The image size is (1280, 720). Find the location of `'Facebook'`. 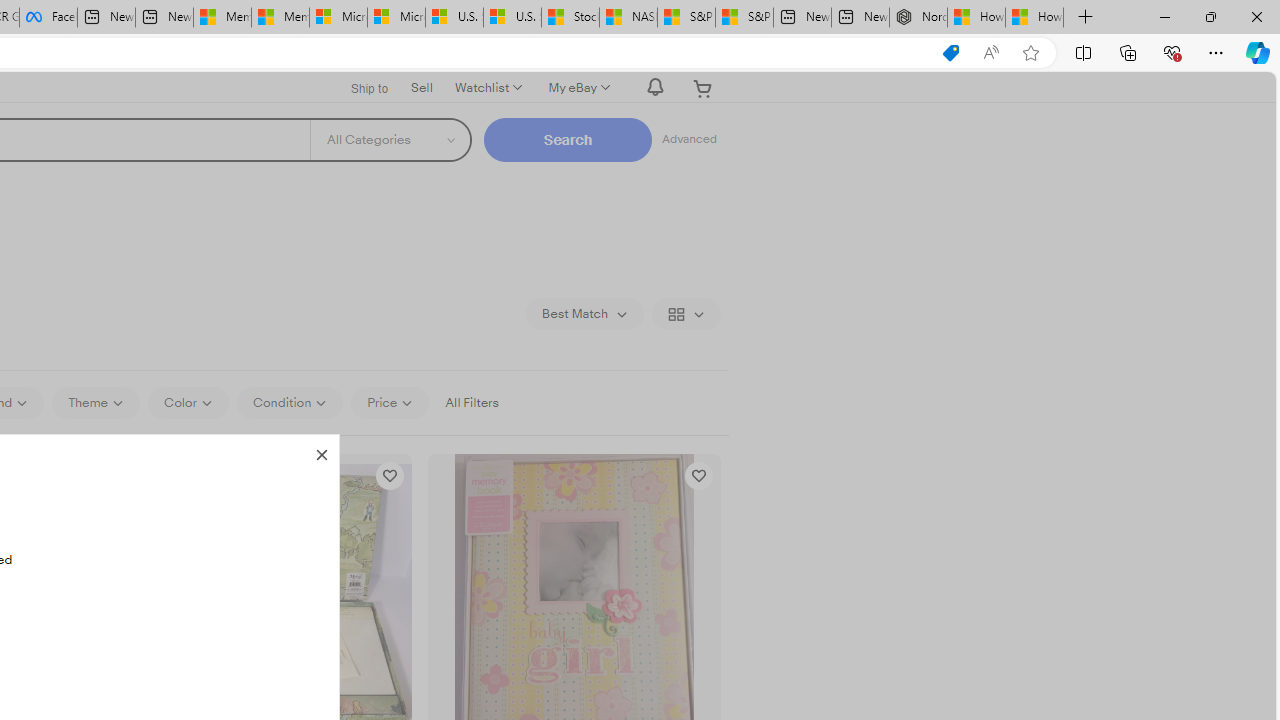

'Facebook' is located at coordinates (48, 17).